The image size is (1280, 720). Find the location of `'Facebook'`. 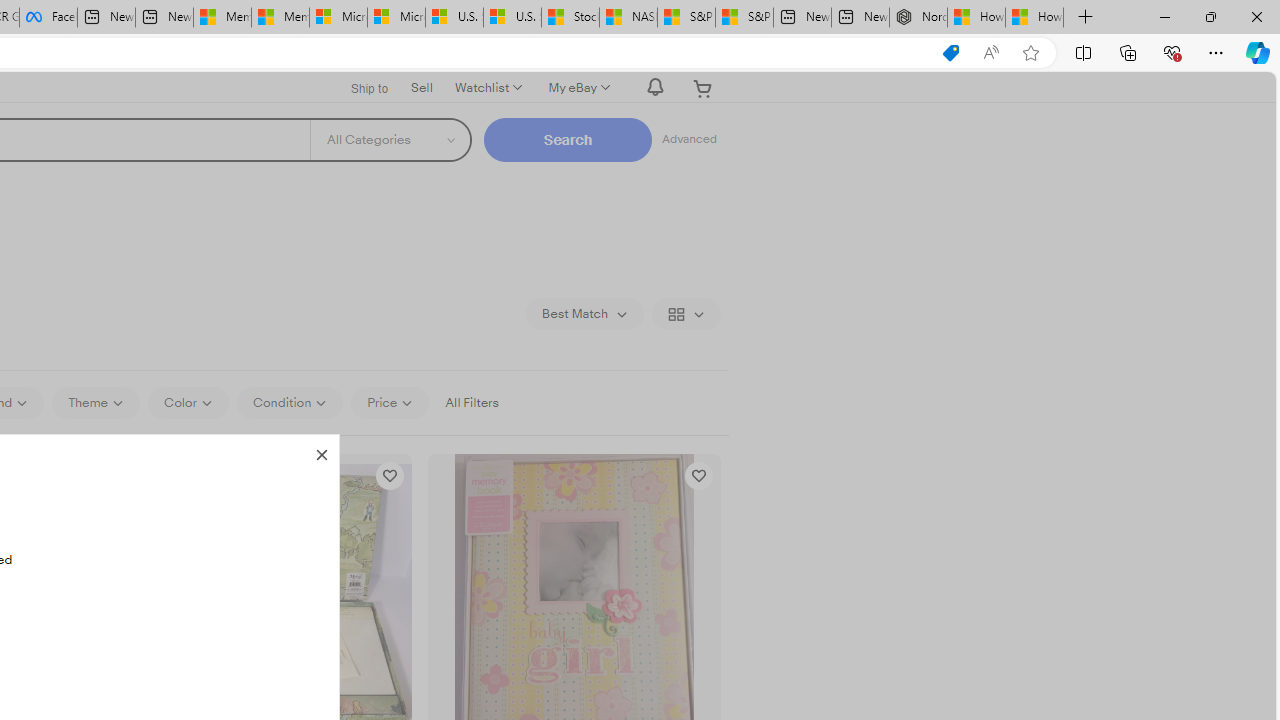

'Facebook' is located at coordinates (48, 17).